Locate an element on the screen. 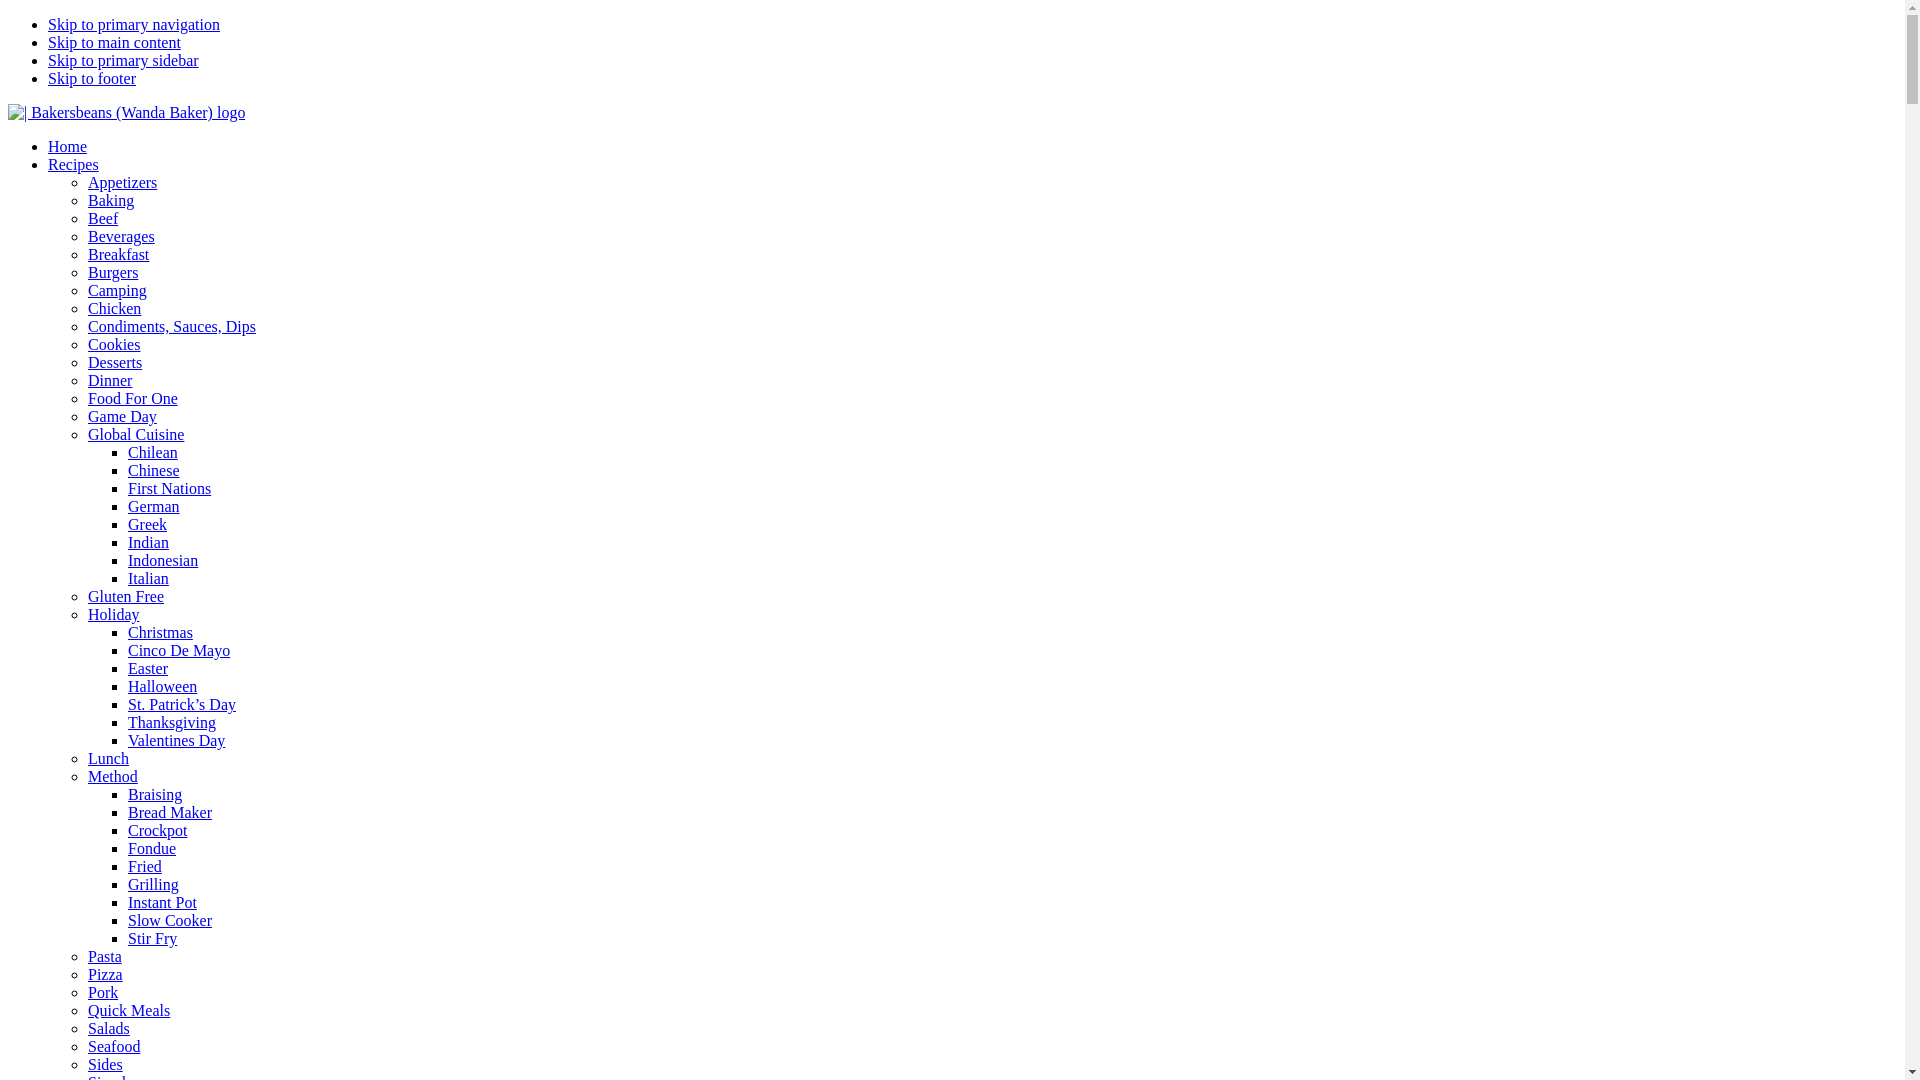 This screenshot has height=1080, width=1920. 'Desserts' is located at coordinates (114, 362).